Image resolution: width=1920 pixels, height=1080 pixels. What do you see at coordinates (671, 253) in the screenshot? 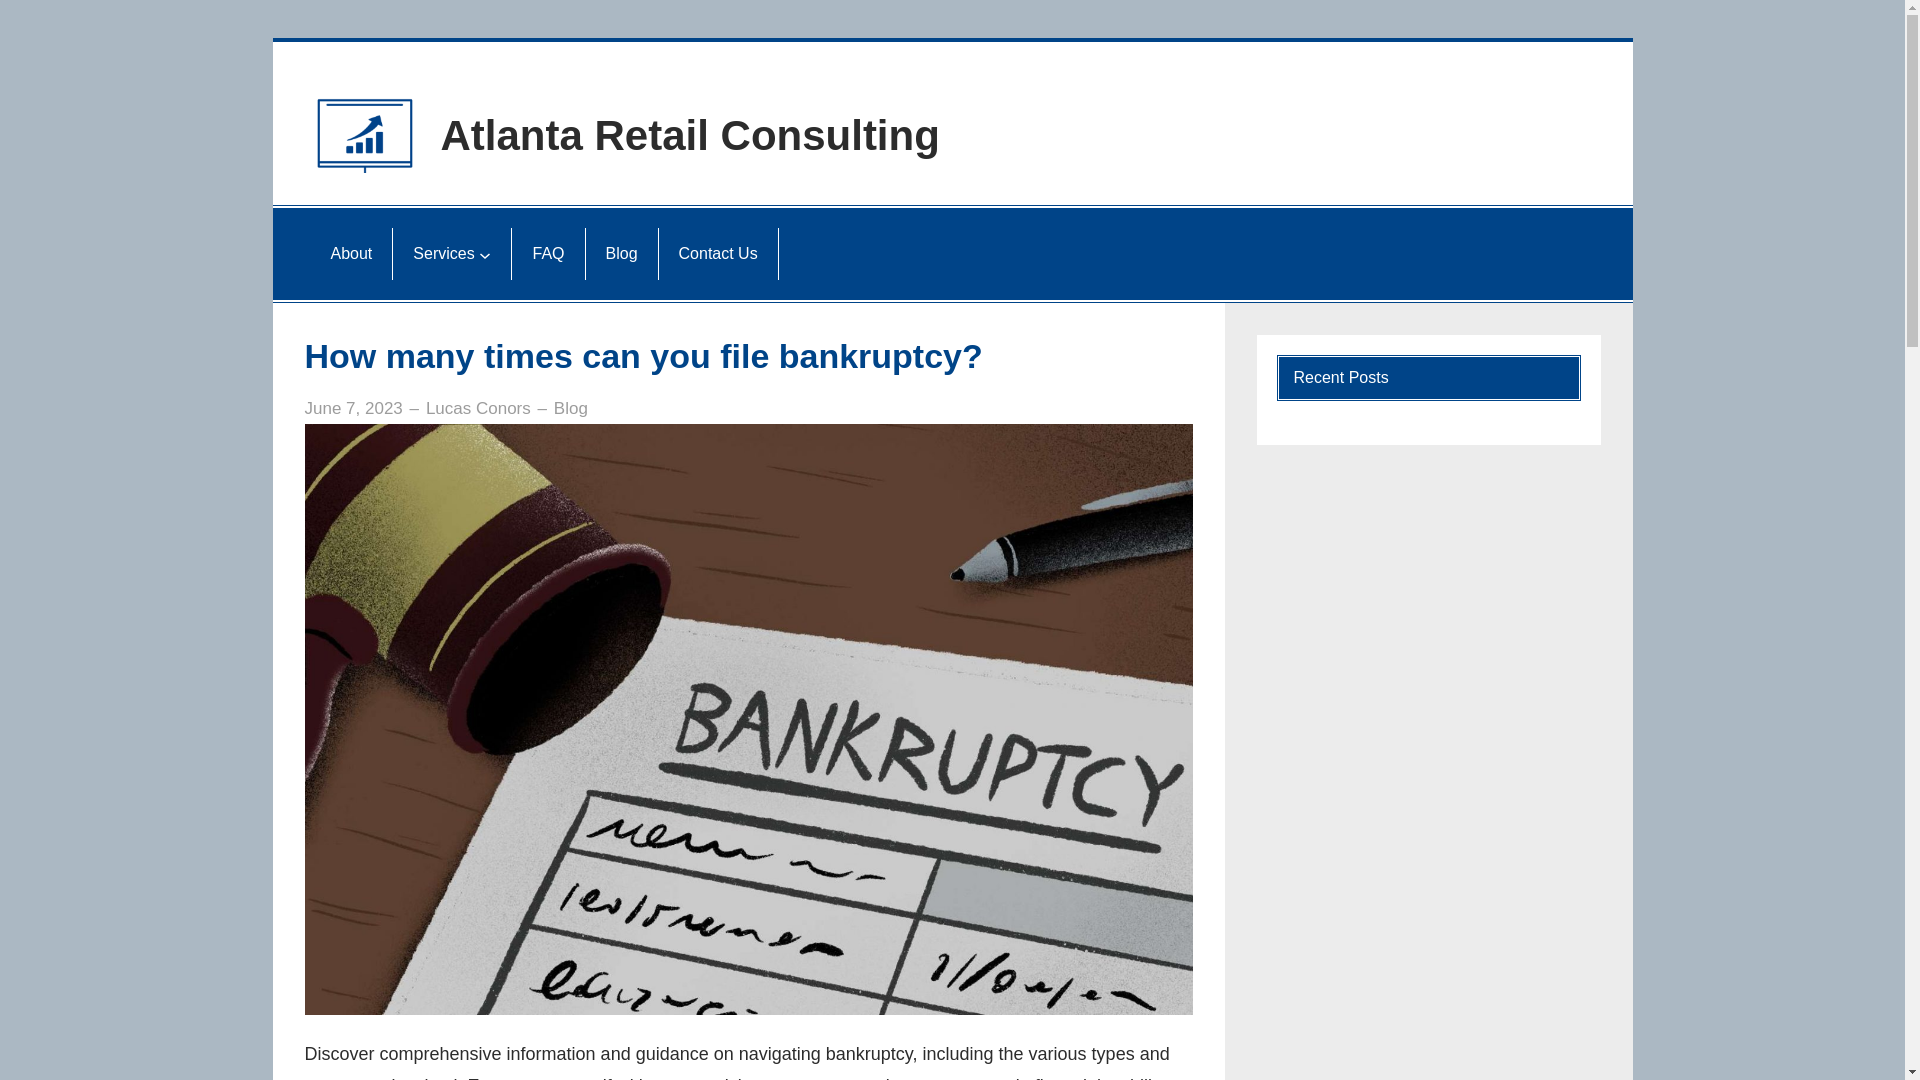
I see `'Contact Us'` at bounding box center [671, 253].